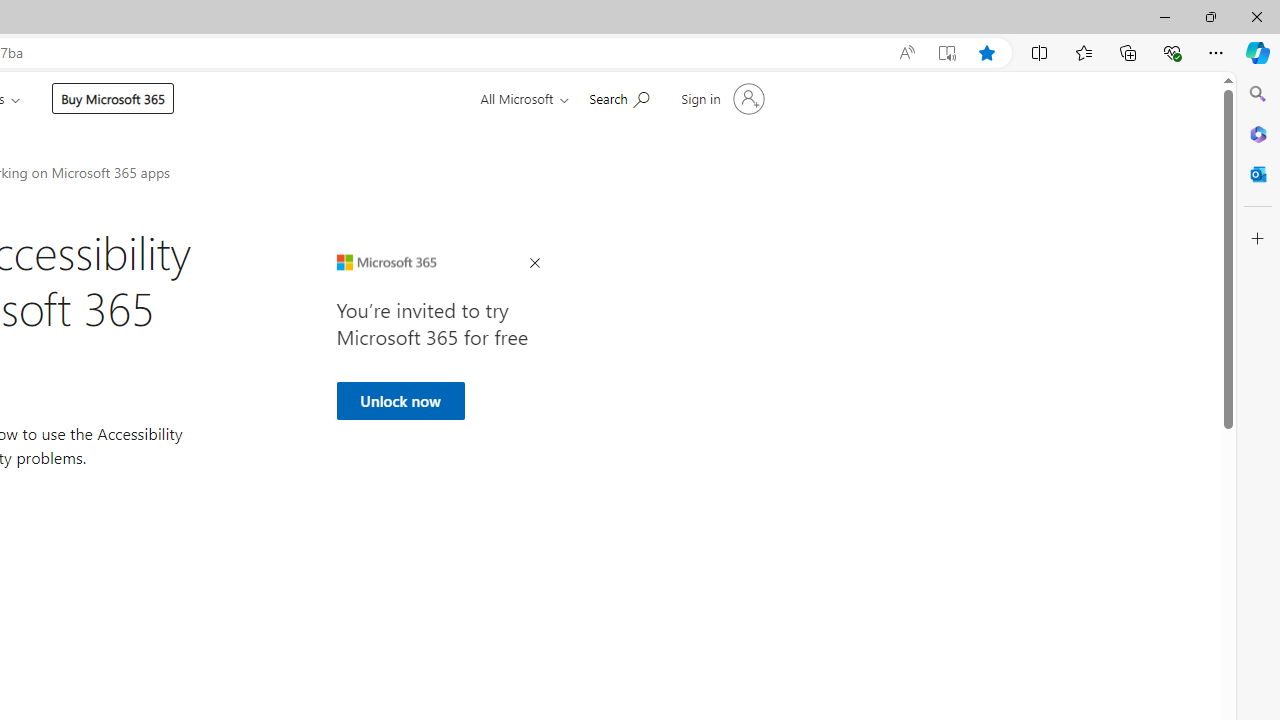 Image resolution: width=1280 pixels, height=720 pixels. What do you see at coordinates (1215, 51) in the screenshot?
I see `'Settings and more (Alt+F)'` at bounding box center [1215, 51].